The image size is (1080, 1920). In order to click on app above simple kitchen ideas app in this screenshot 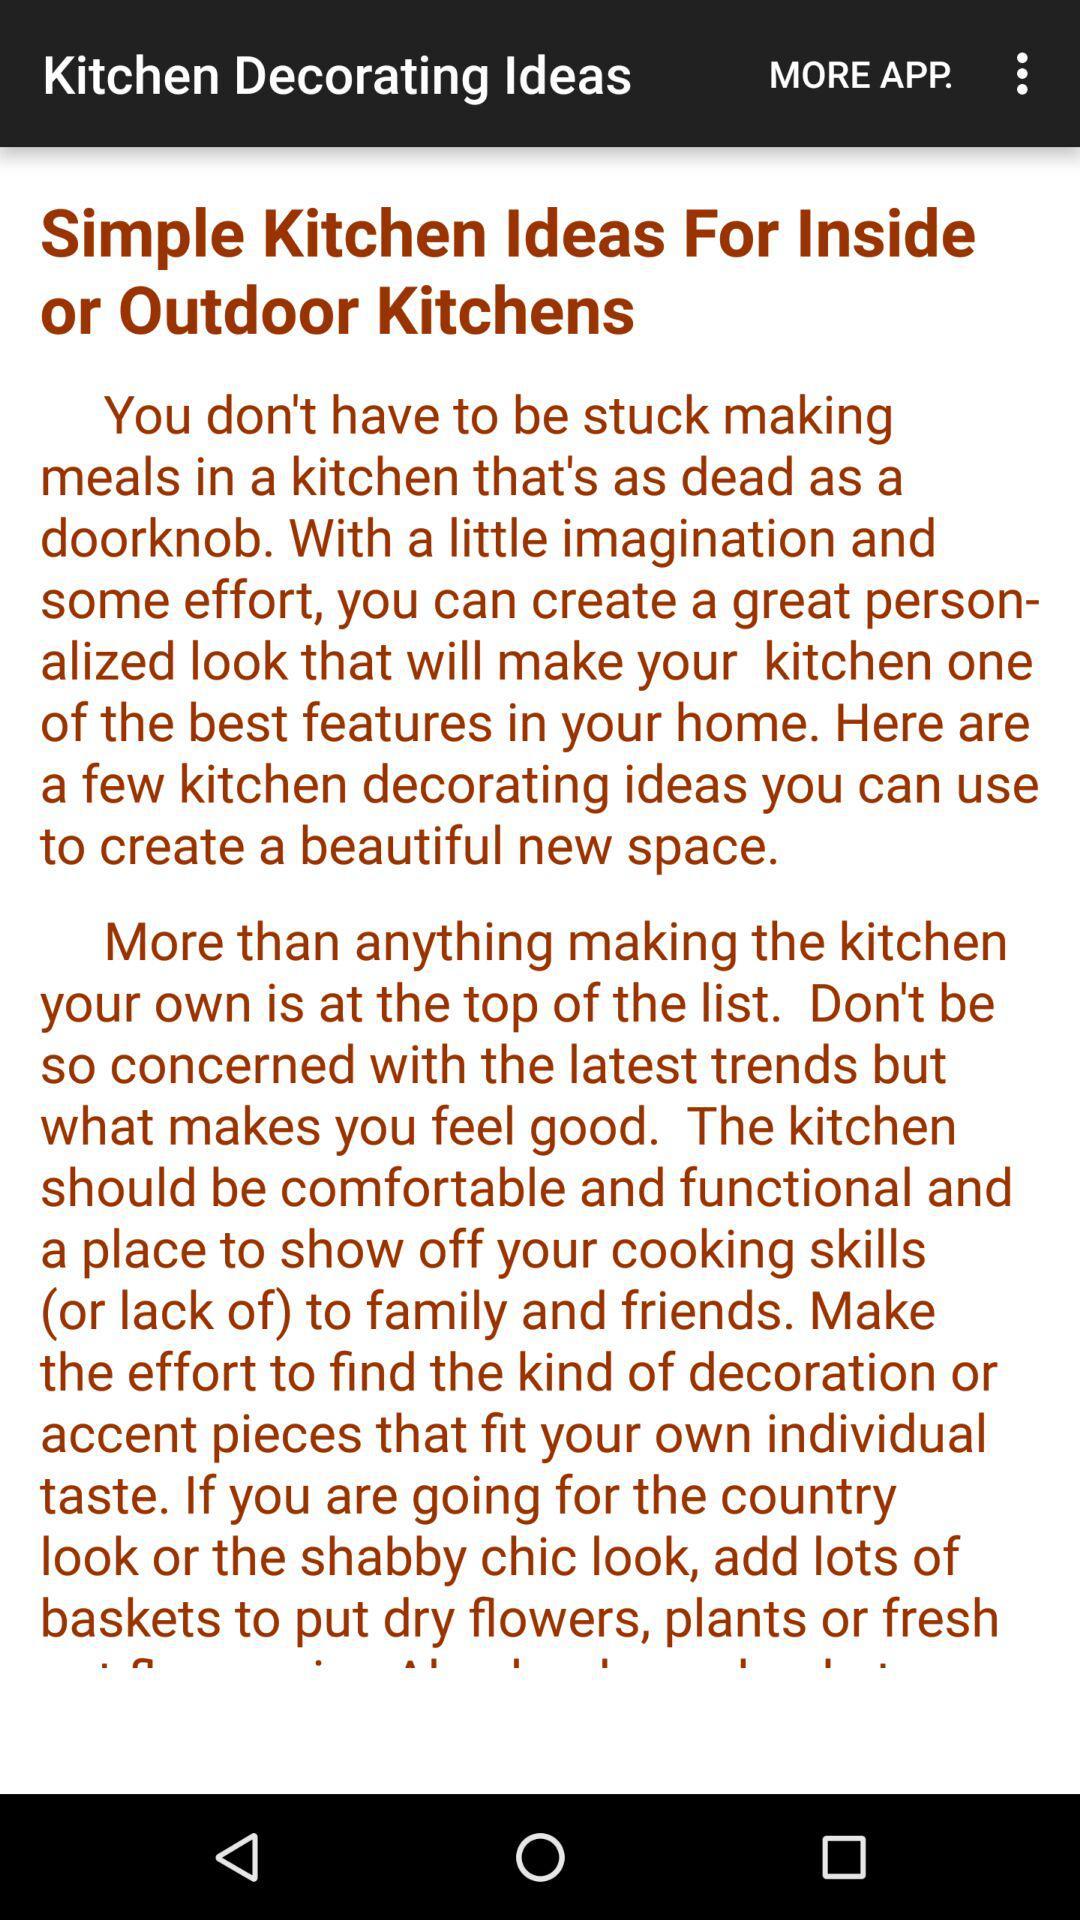, I will do `click(860, 73)`.